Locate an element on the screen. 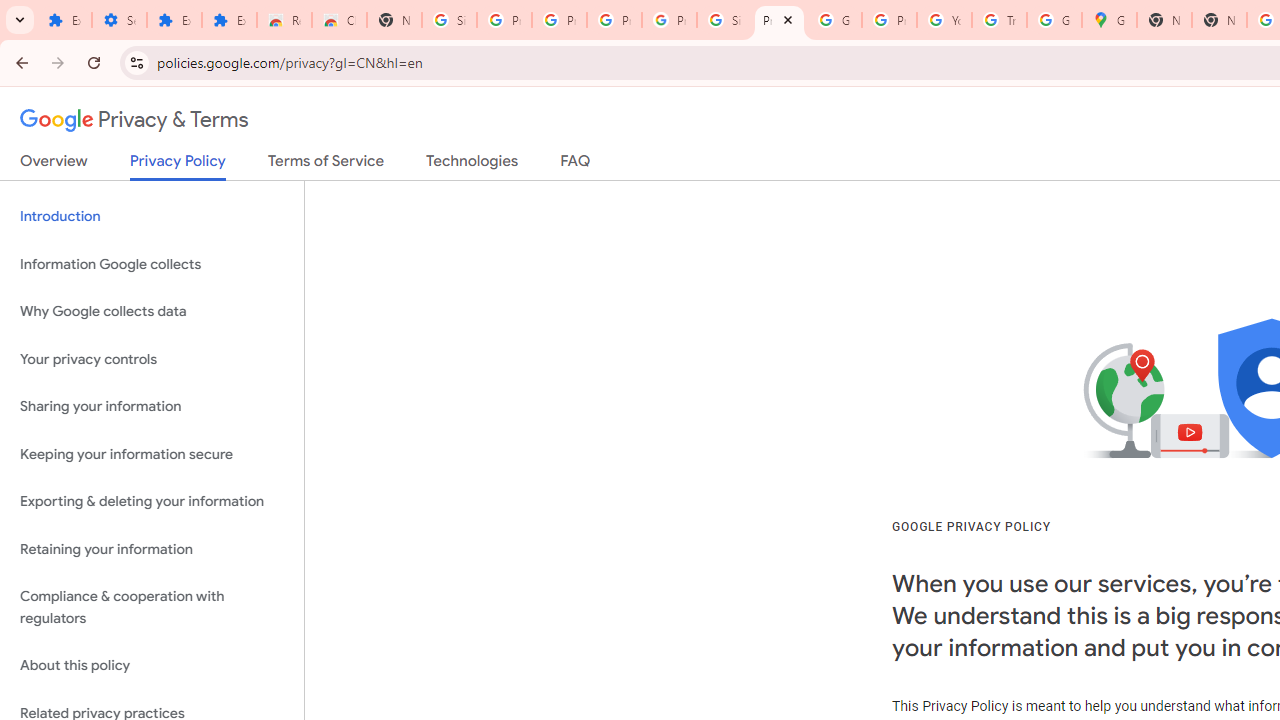  'Your privacy controls' is located at coordinates (151, 358).